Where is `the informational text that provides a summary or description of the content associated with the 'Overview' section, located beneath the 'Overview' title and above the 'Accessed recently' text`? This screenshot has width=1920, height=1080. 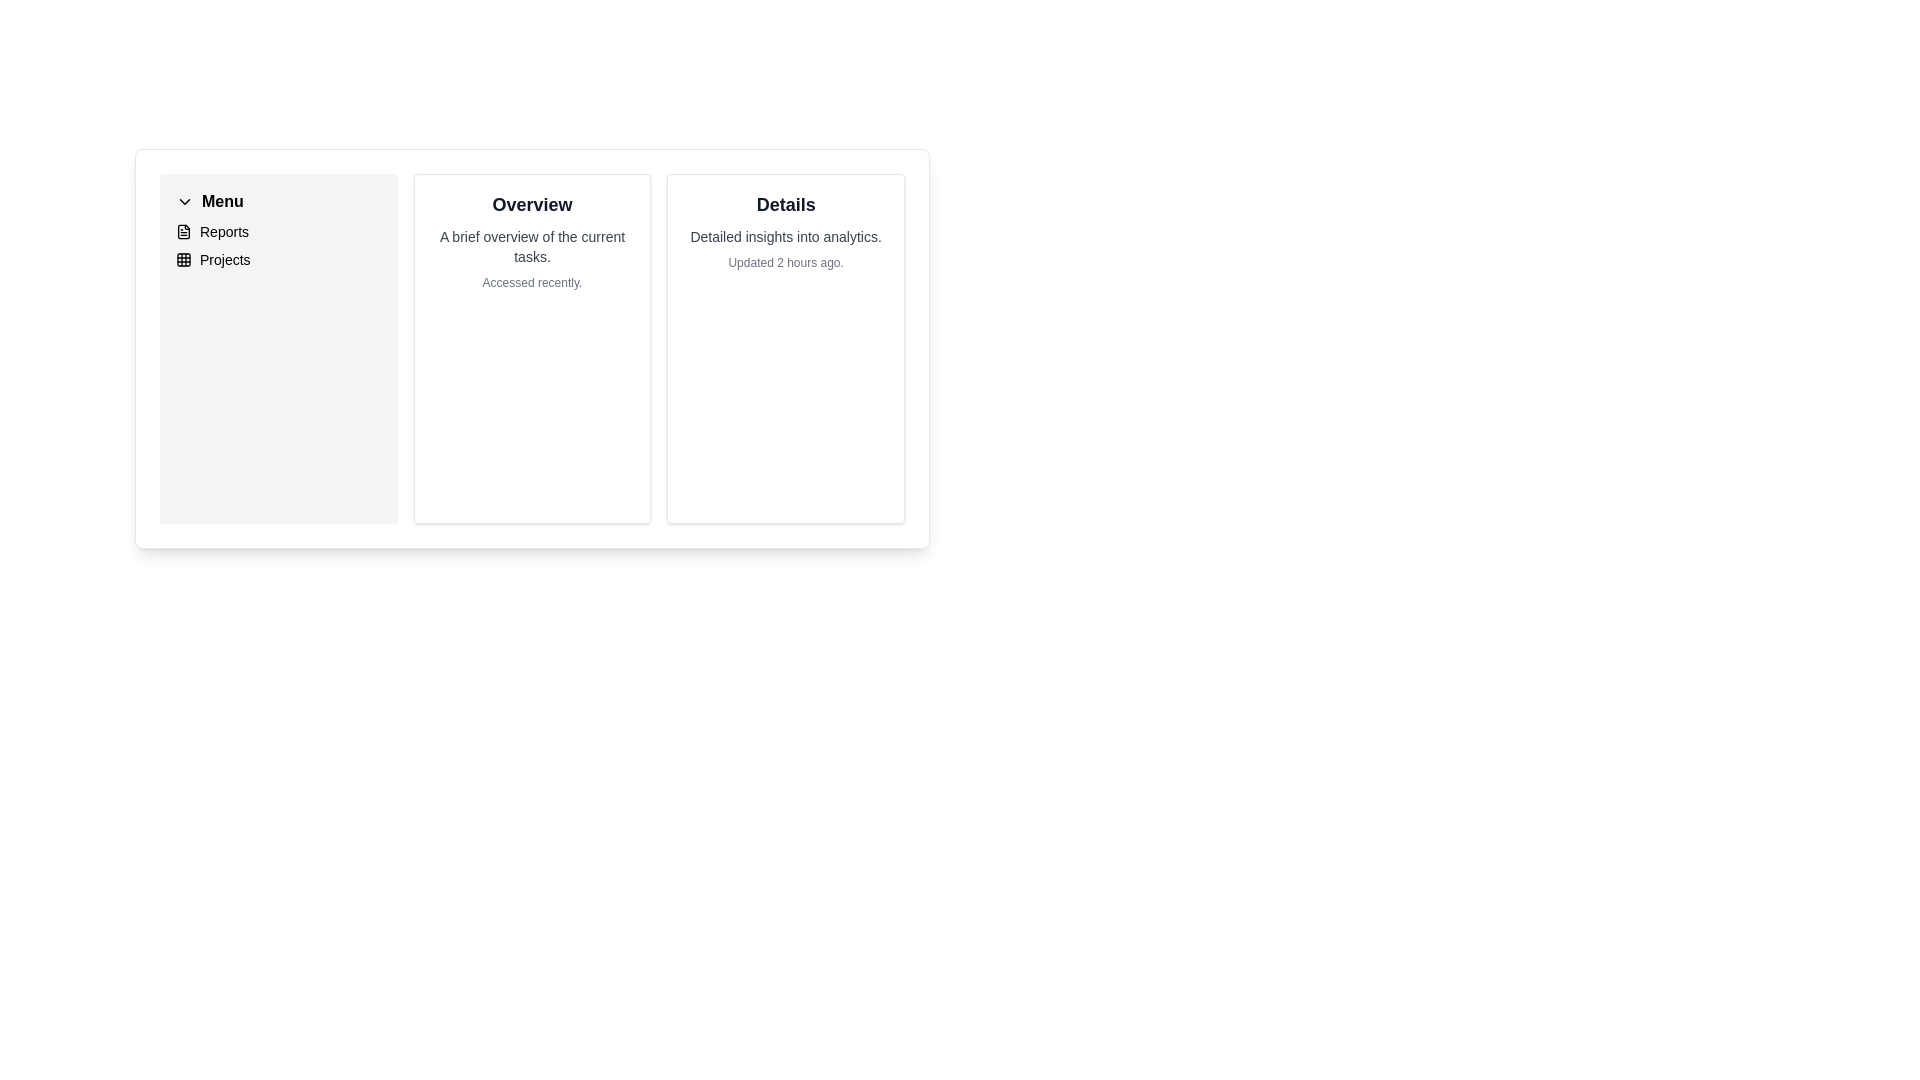 the informational text that provides a summary or description of the content associated with the 'Overview' section, located beneath the 'Overview' title and above the 'Accessed recently' text is located at coordinates (532, 245).